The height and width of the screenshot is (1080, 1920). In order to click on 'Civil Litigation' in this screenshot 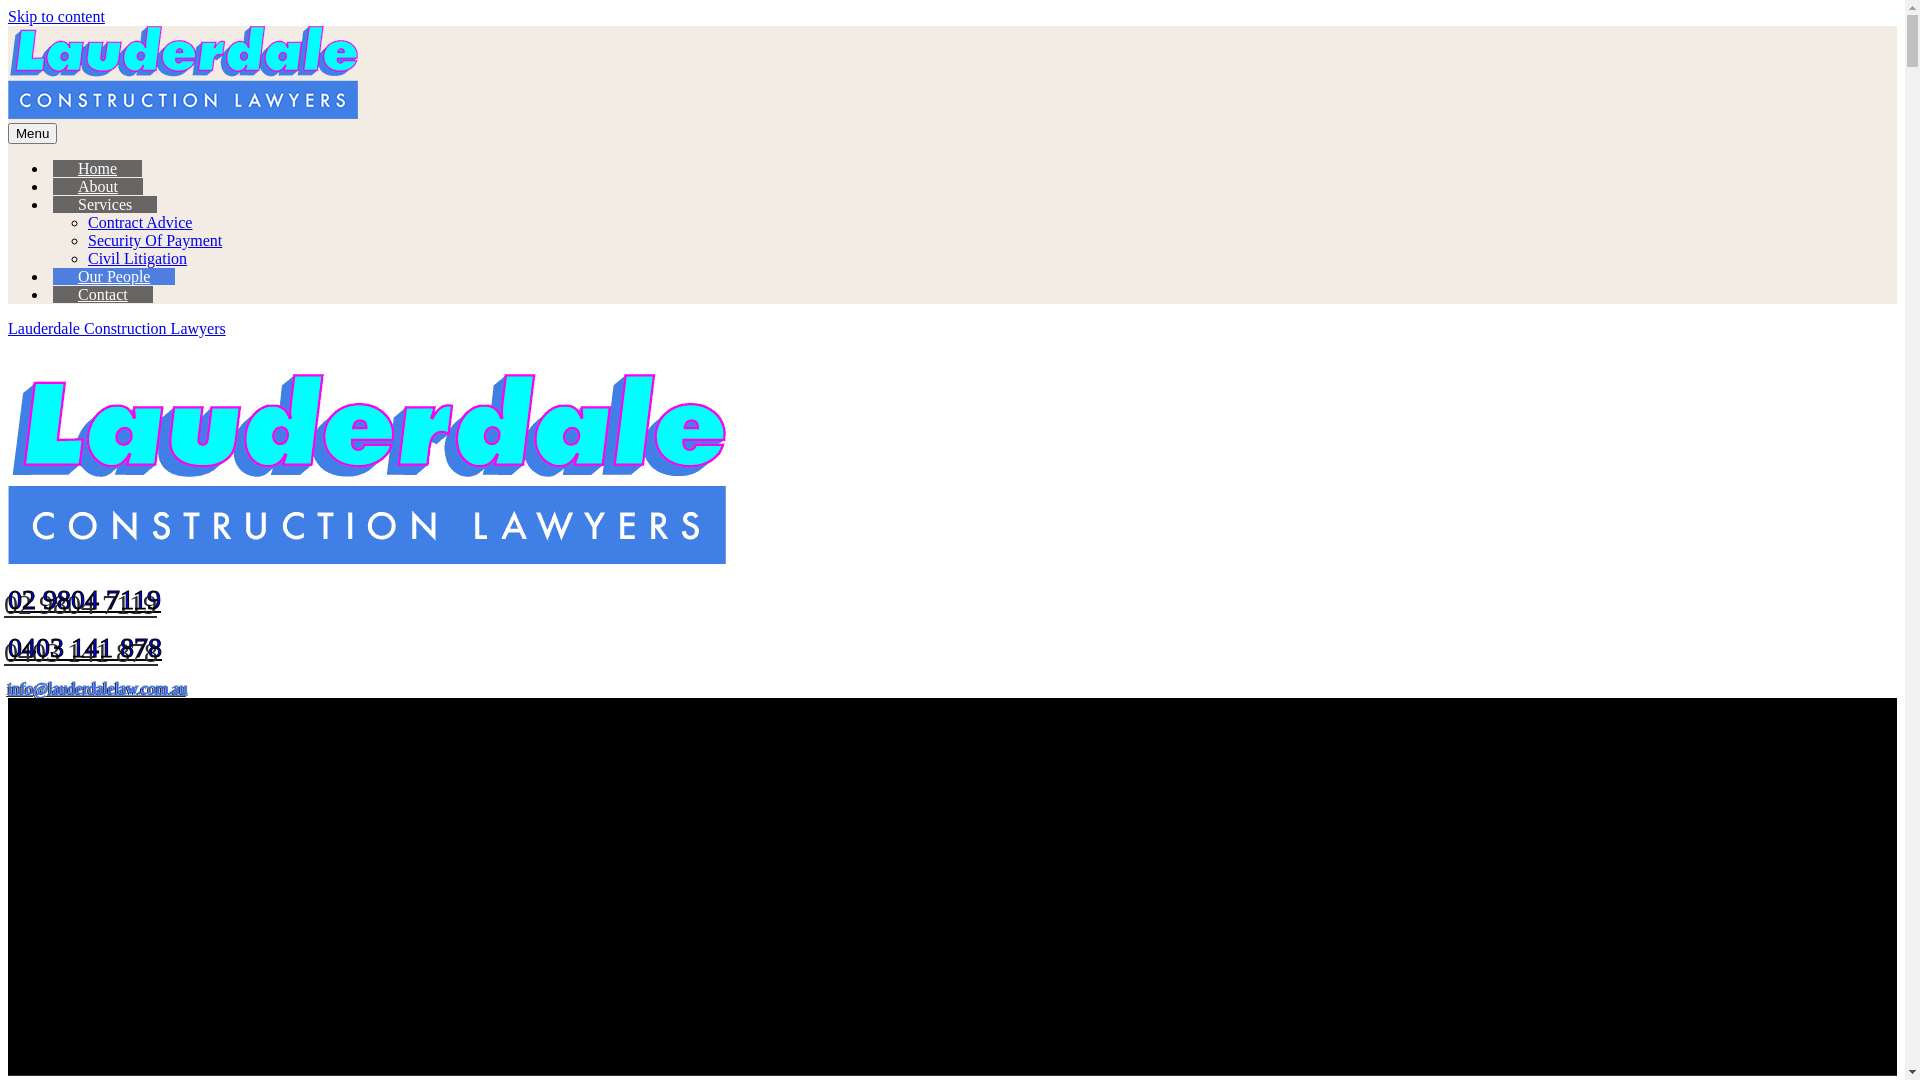, I will do `click(136, 257)`.